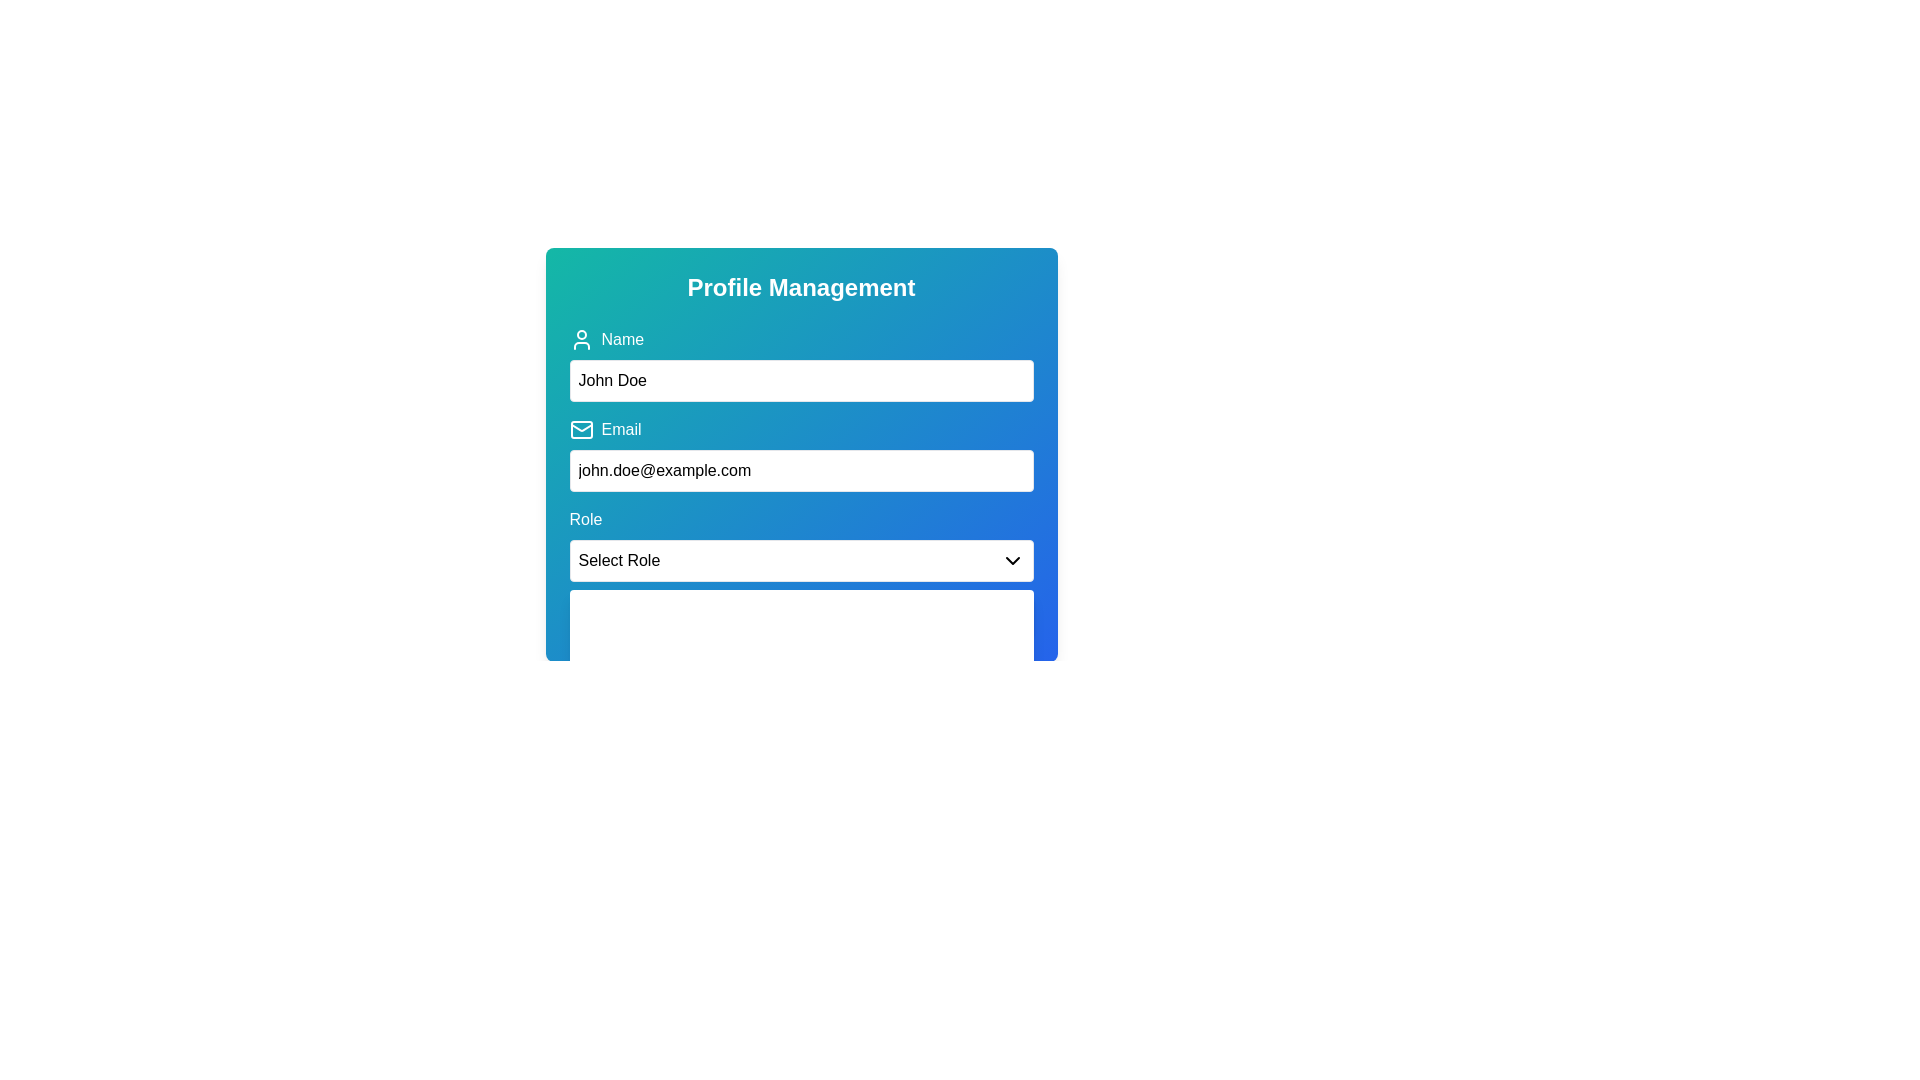  Describe the element at coordinates (801, 288) in the screenshot. I see `the 'Profile Management' title text label, which is styled as bold and has a larger font size, located at the top of the input fields and buttons within a green-to-blue gradient background` at that location.